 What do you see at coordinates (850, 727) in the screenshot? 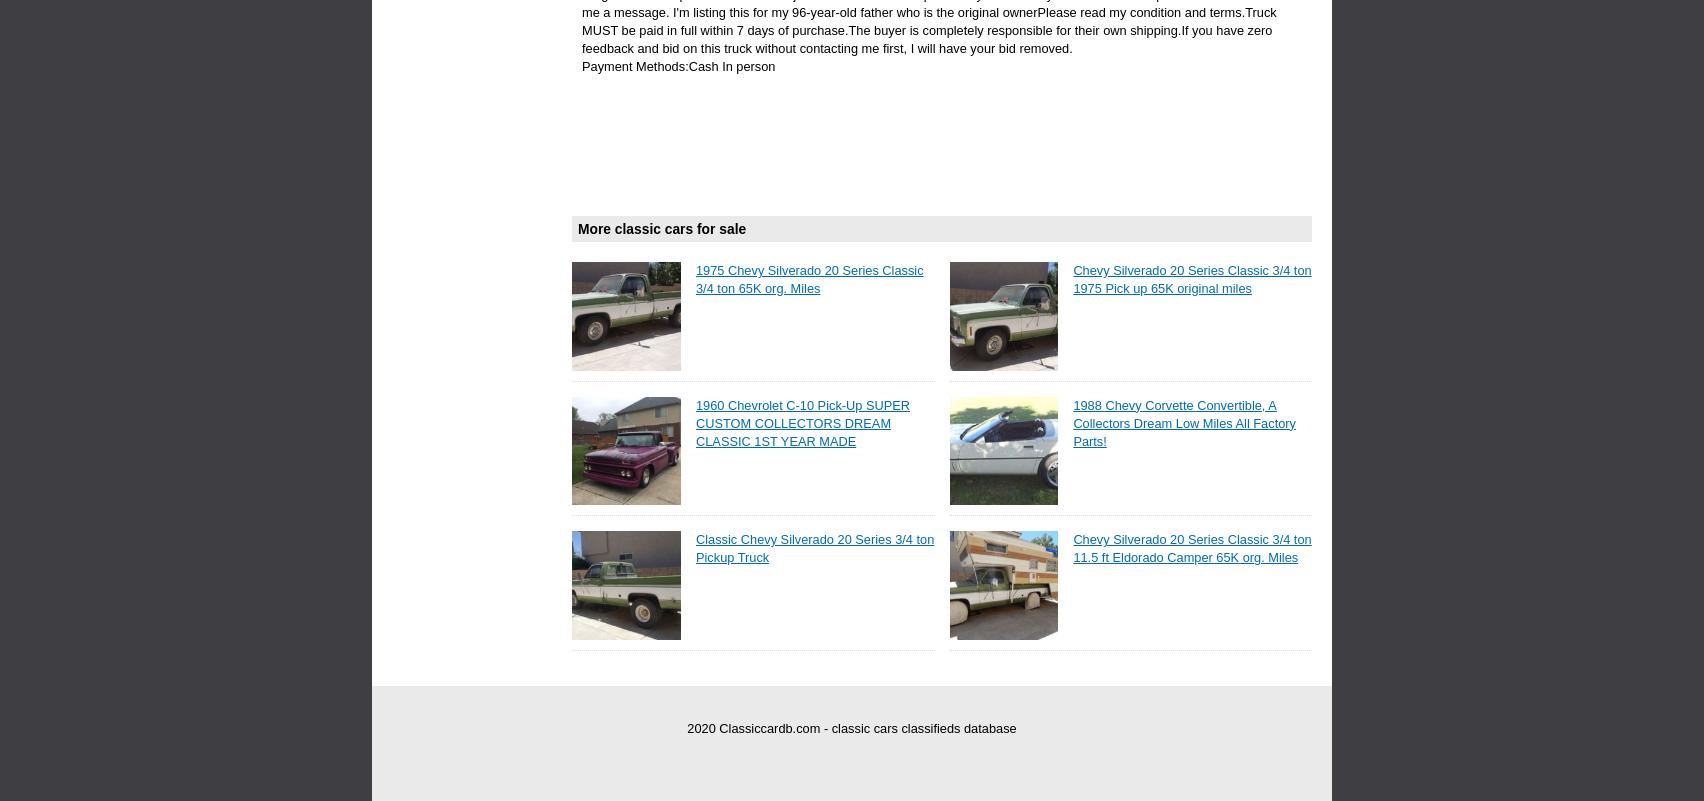
I see `'2020 Classiccardb.com - classic cars classifieds database'` at bounding box center [850, 727].